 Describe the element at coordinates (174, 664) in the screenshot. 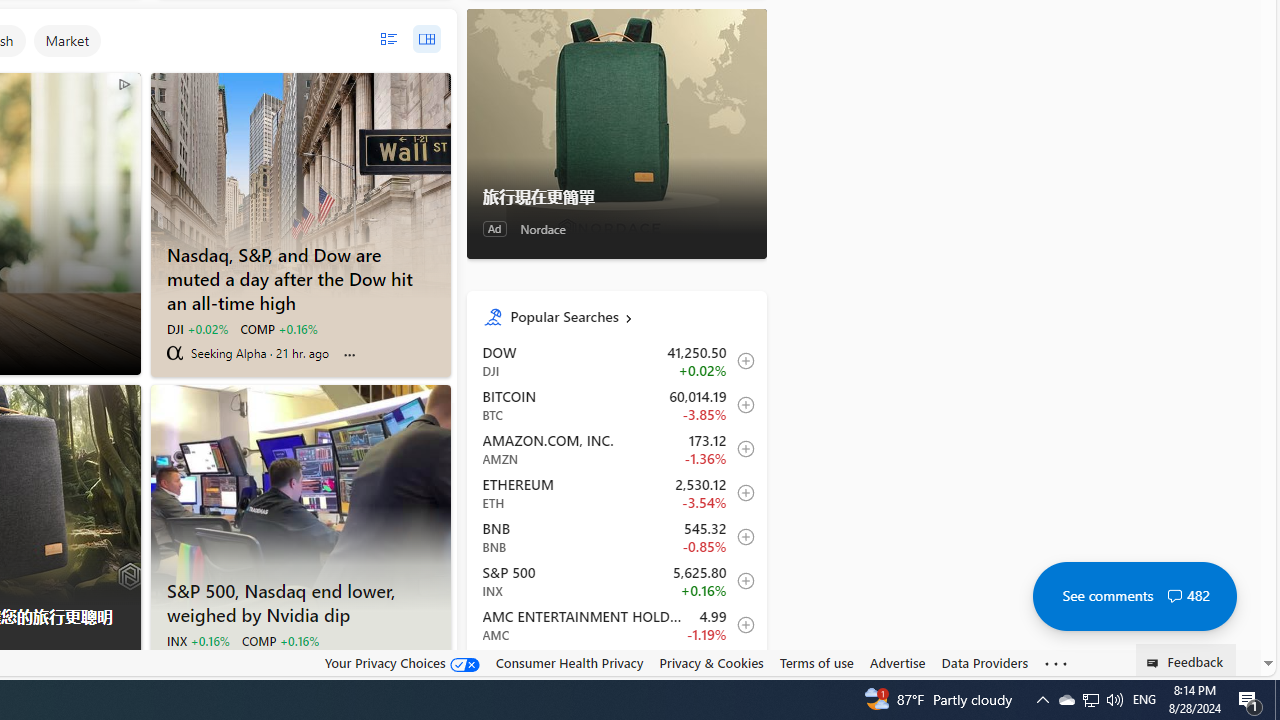

I see `'Reuters'` at that location.